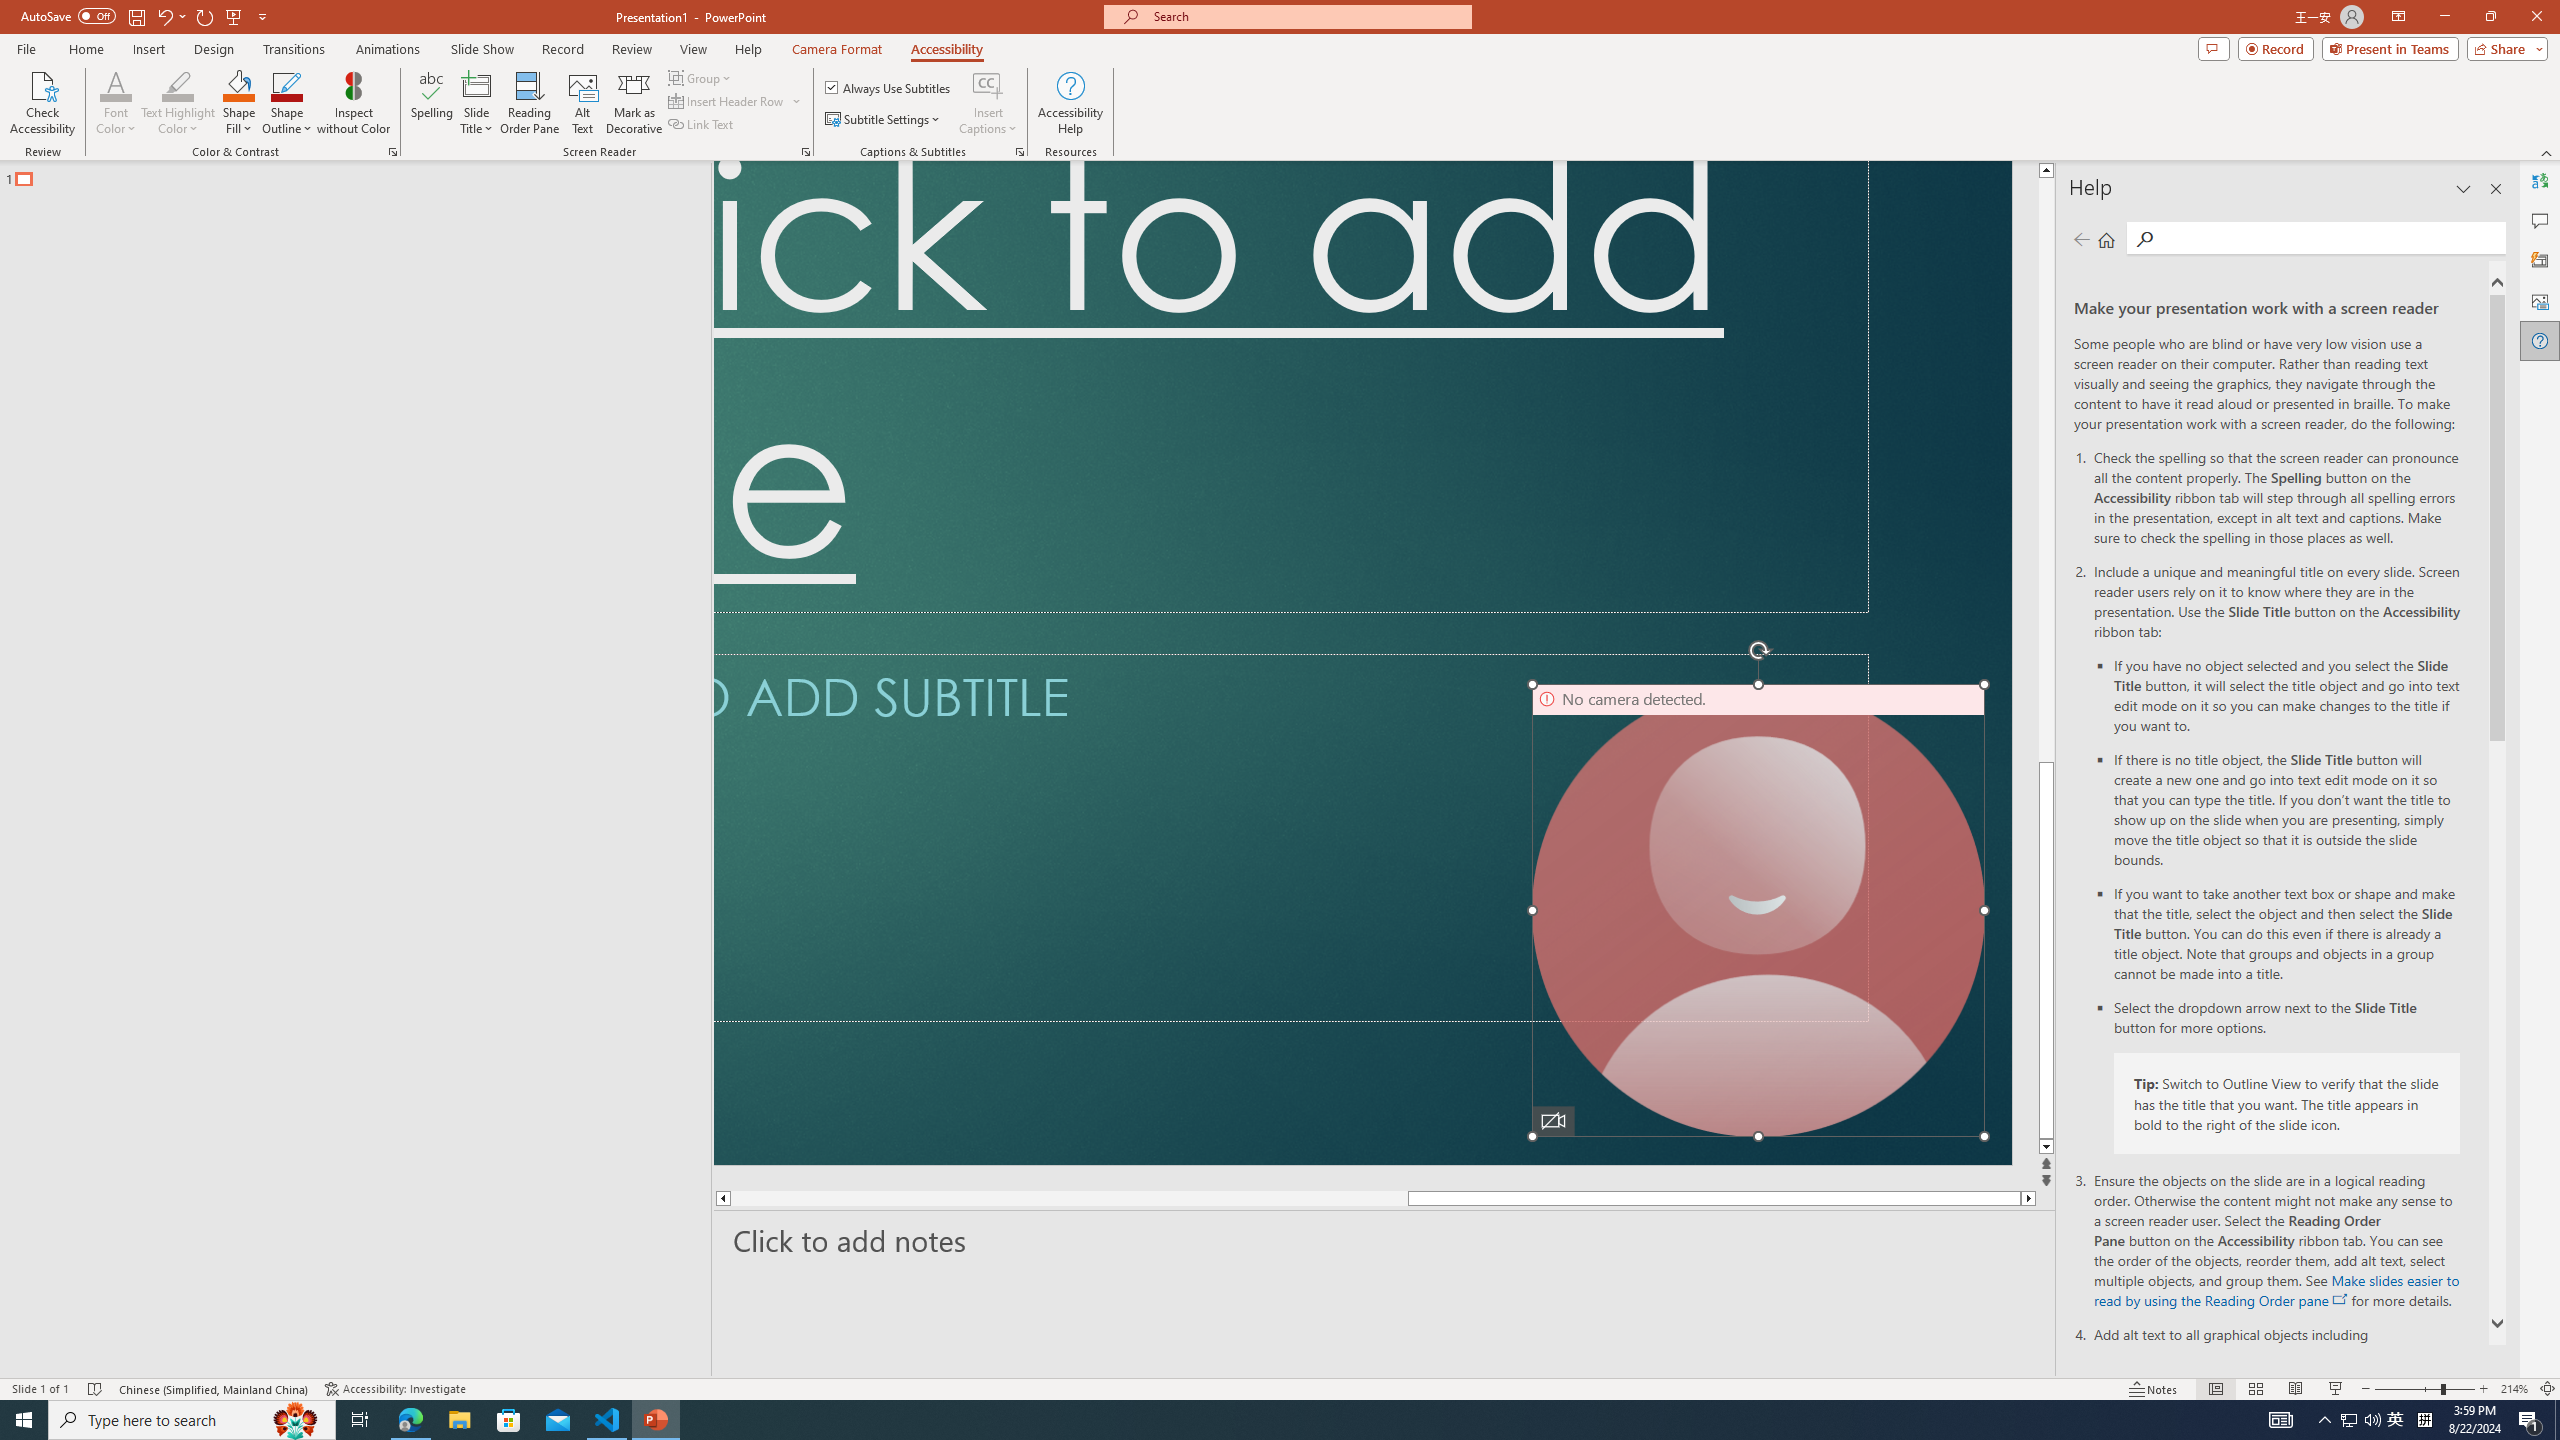 The width and height of the screenshot is (2560, 1440). Describe the element at coordinates (288, 103) in the screenshot. I see `'Shape Outline'` at that location.